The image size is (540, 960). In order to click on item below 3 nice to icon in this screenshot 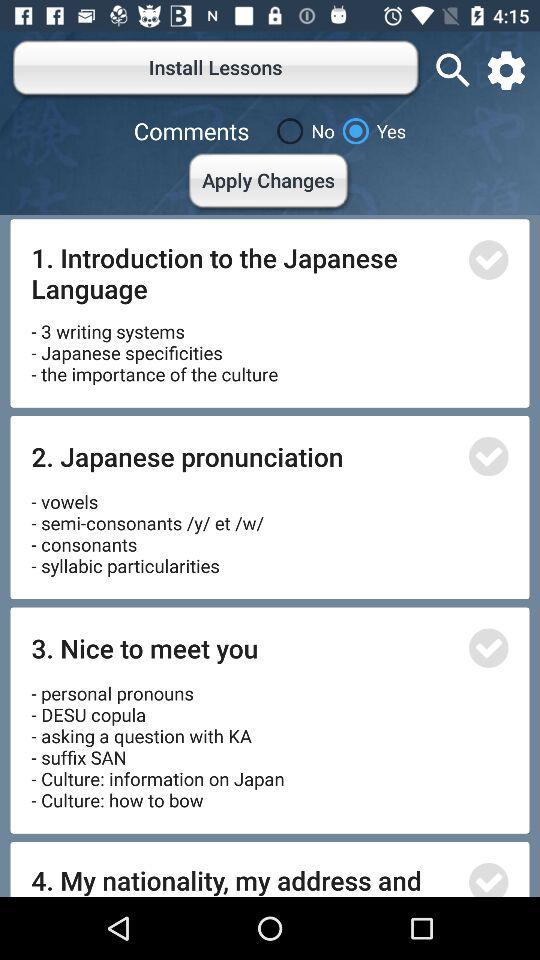, I will do `click(157, 739)`.